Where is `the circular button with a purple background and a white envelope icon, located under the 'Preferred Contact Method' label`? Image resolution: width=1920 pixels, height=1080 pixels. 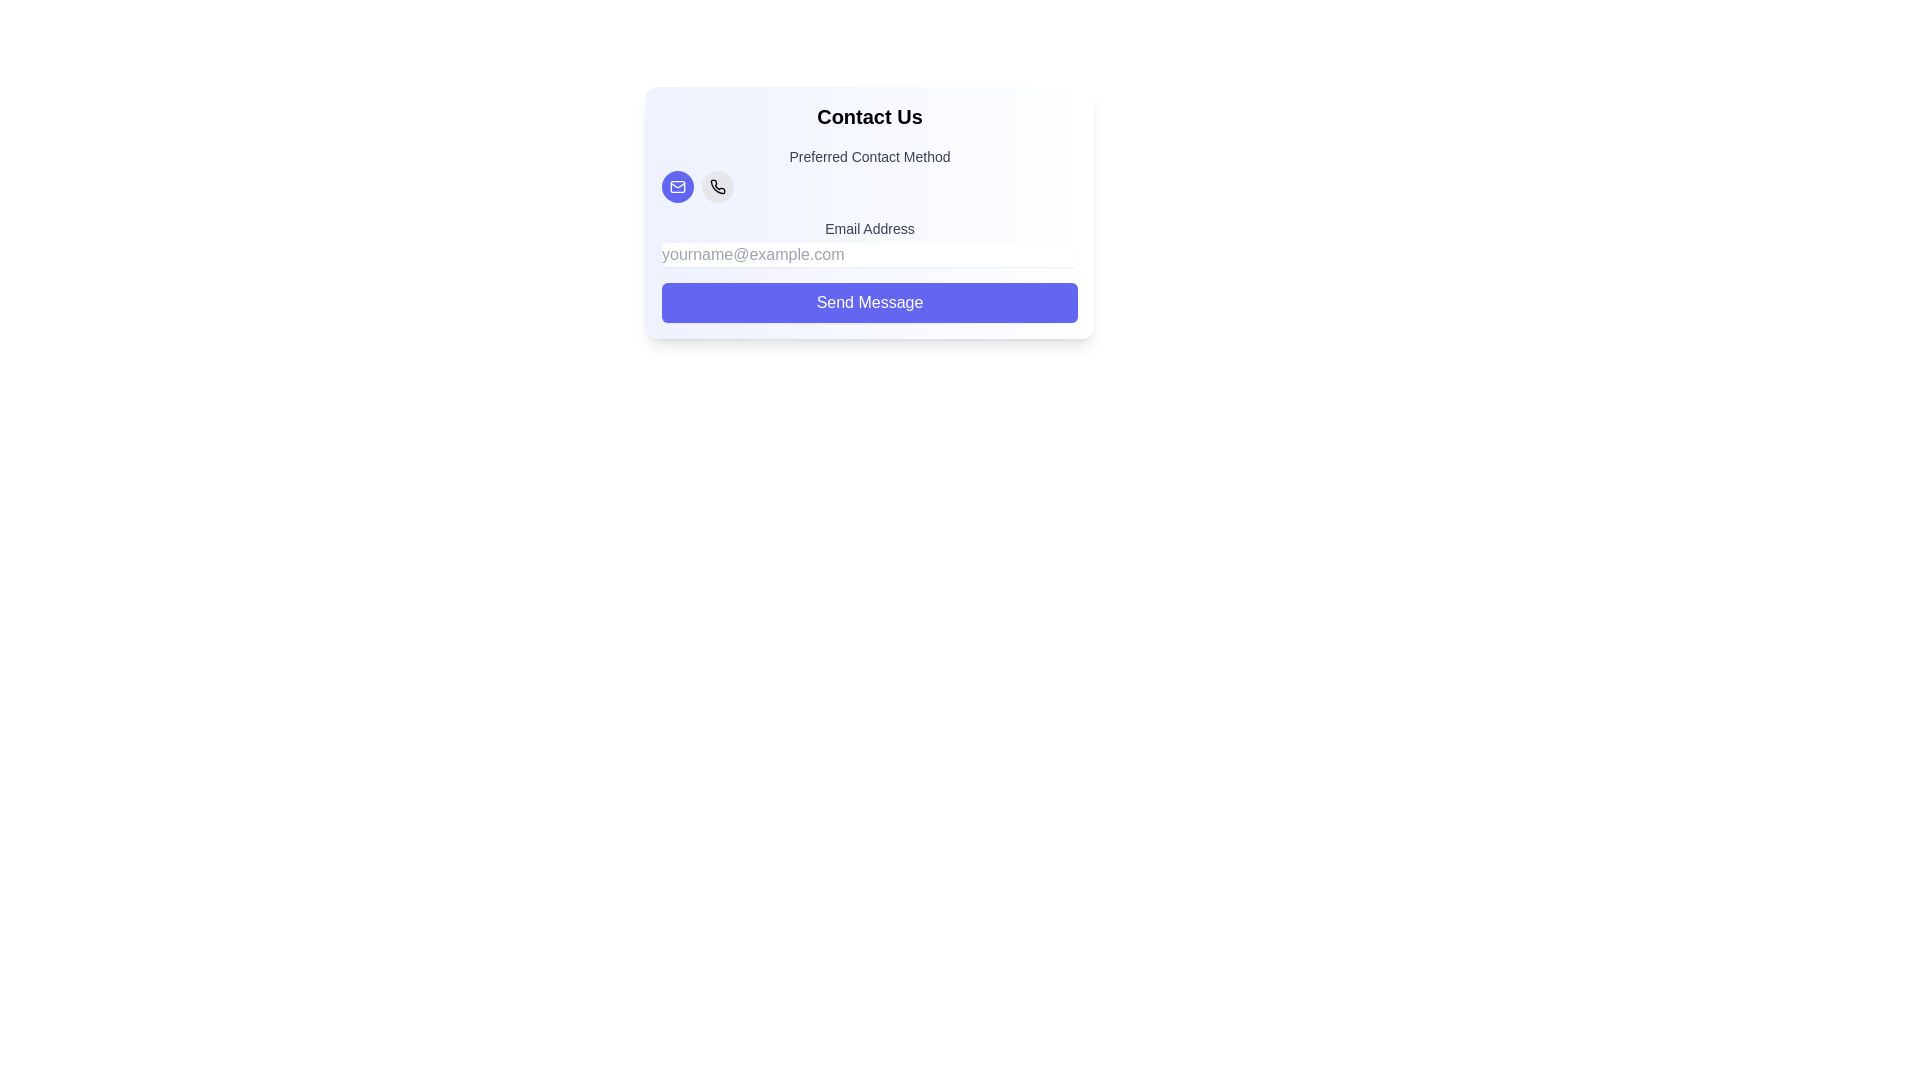 the circular button with a purple background and a white envelope icon, located under the 'Preferred Contact Method' label is located at coordinates (677, 186).